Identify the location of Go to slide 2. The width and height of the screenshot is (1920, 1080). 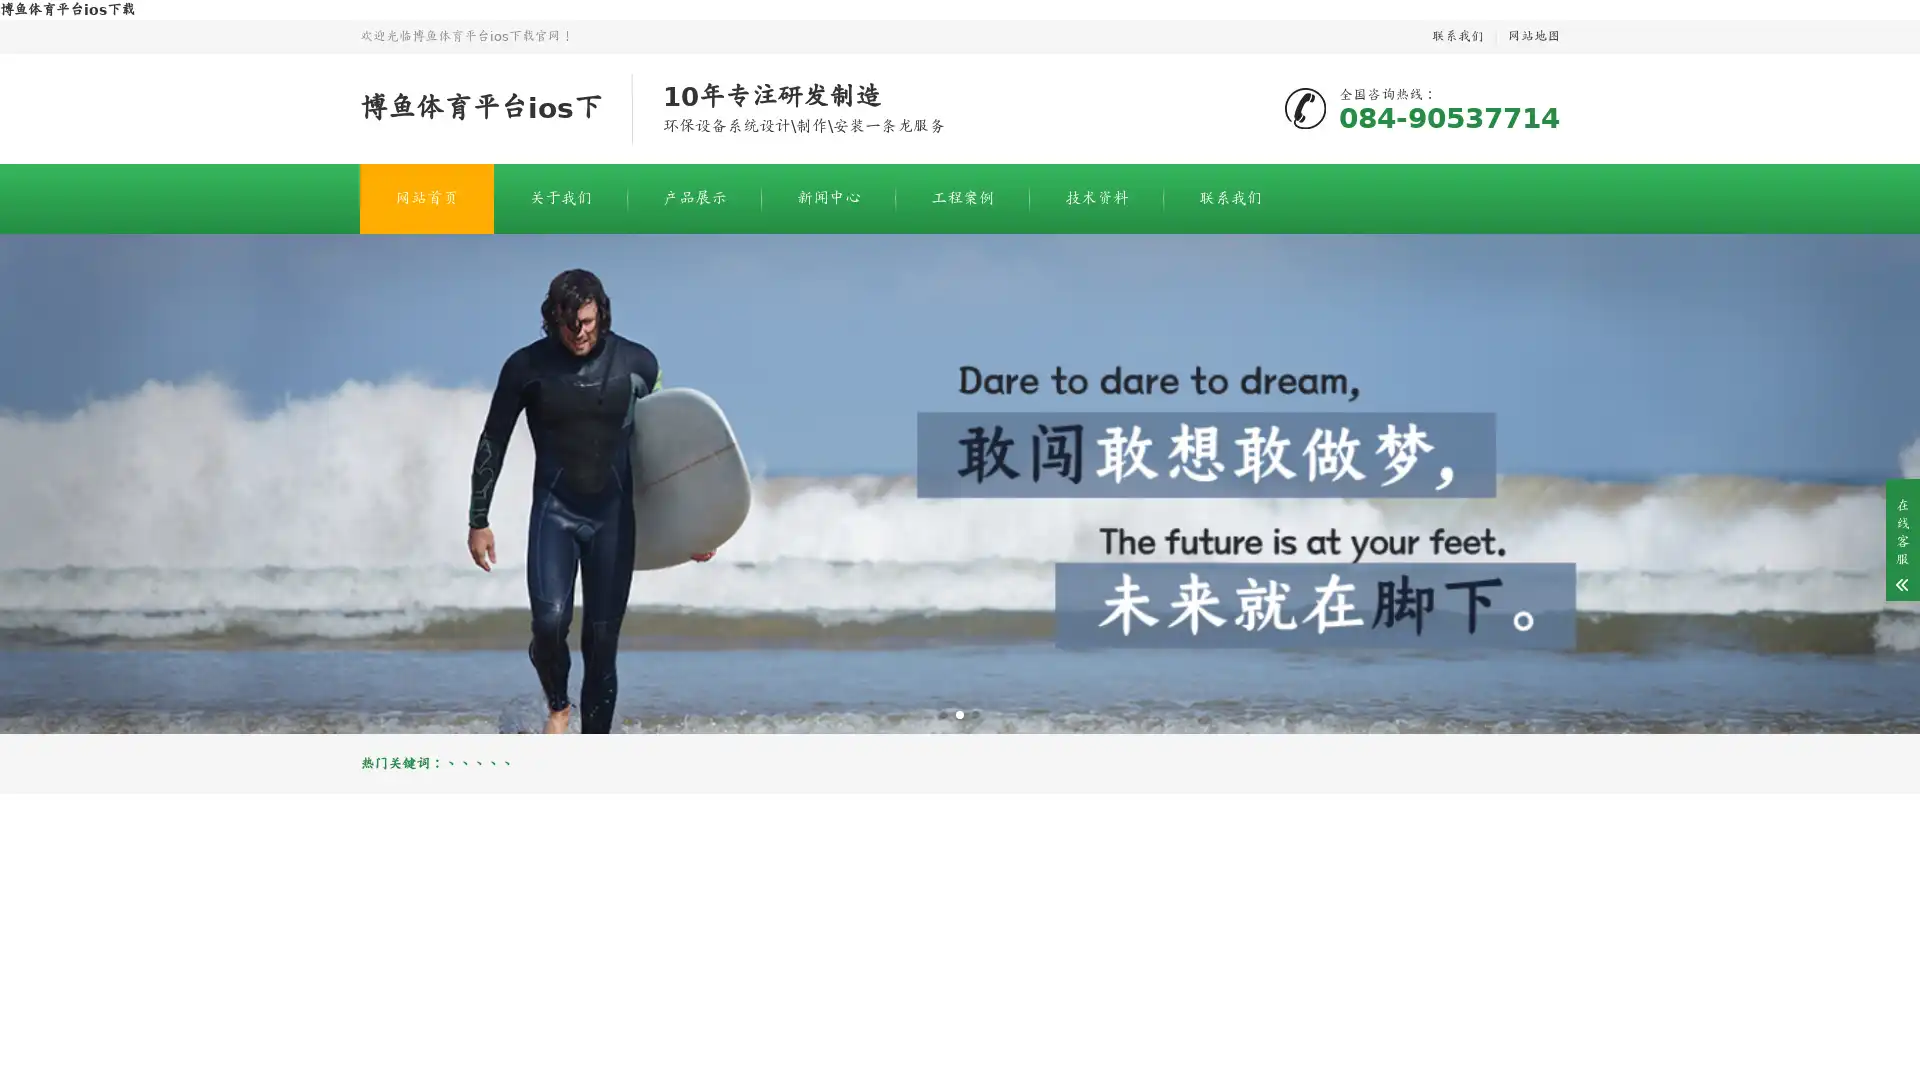
(960, 713).